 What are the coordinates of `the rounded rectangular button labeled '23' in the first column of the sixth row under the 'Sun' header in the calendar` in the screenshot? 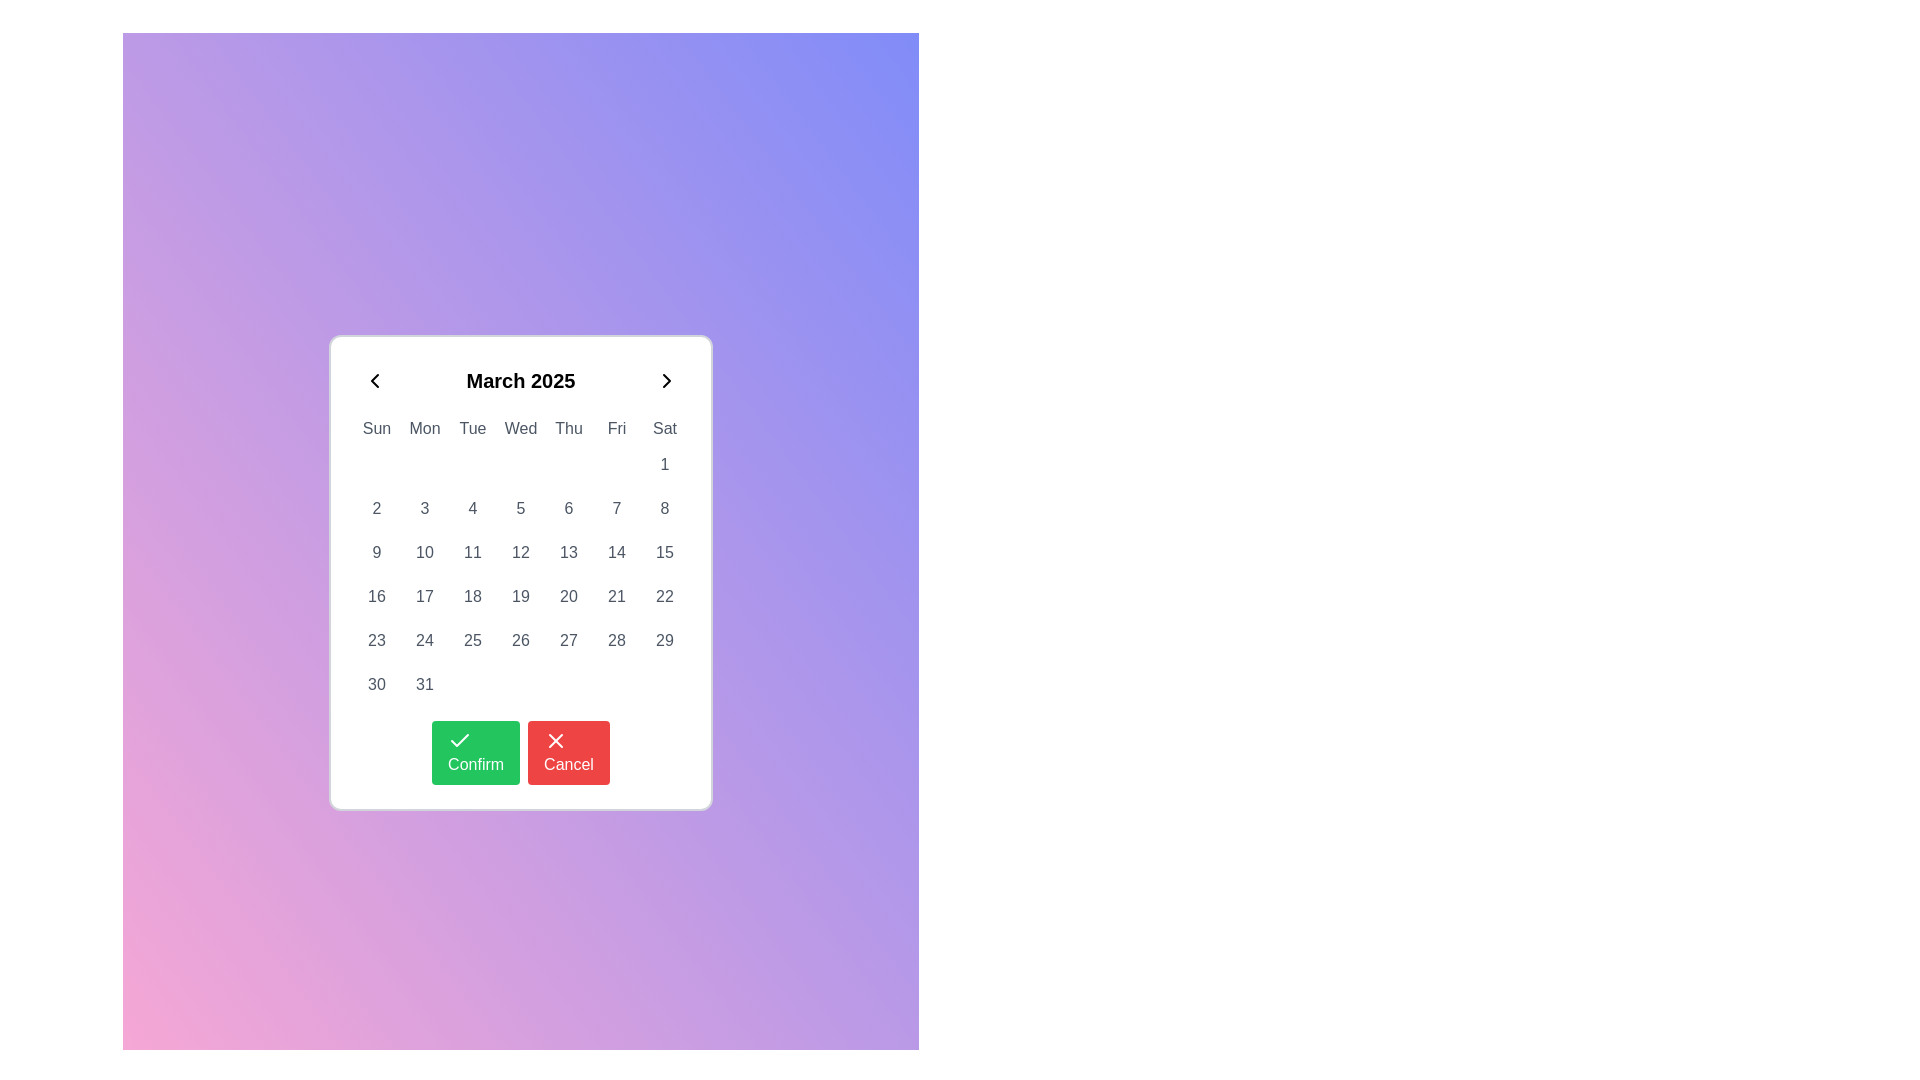 It's located at (377, 640).